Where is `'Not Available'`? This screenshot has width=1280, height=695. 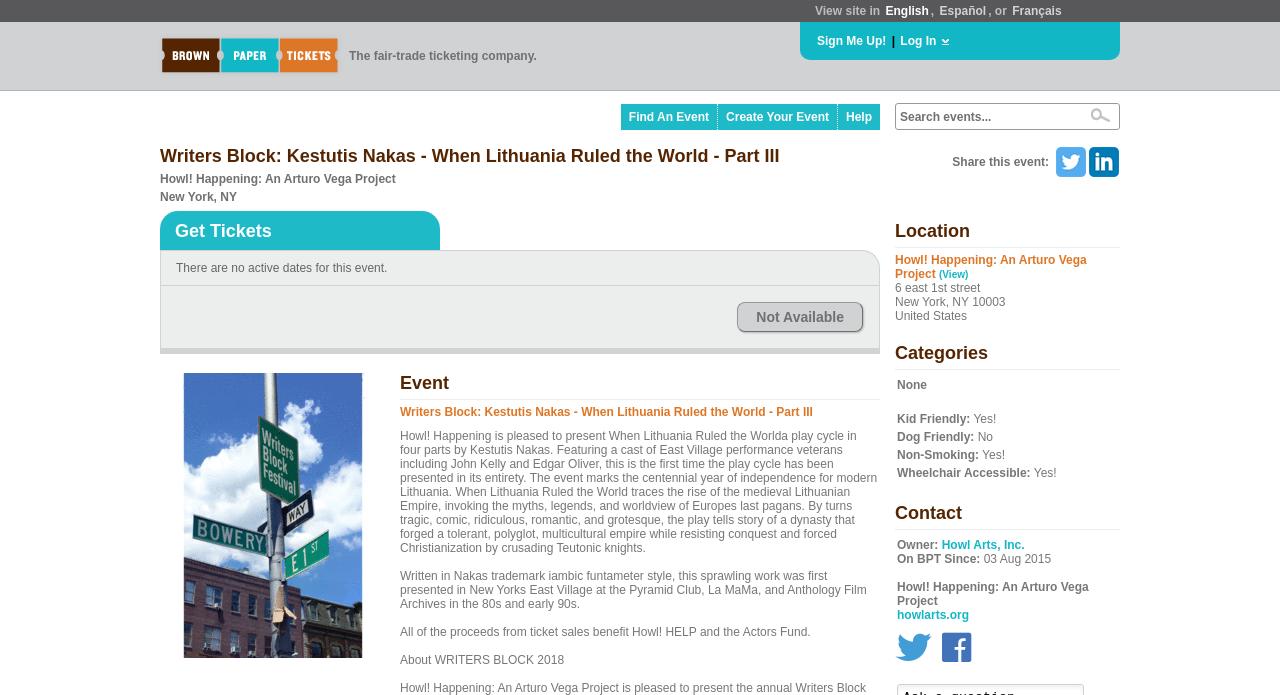 'Not Available' is located at coordinates (800, 316).